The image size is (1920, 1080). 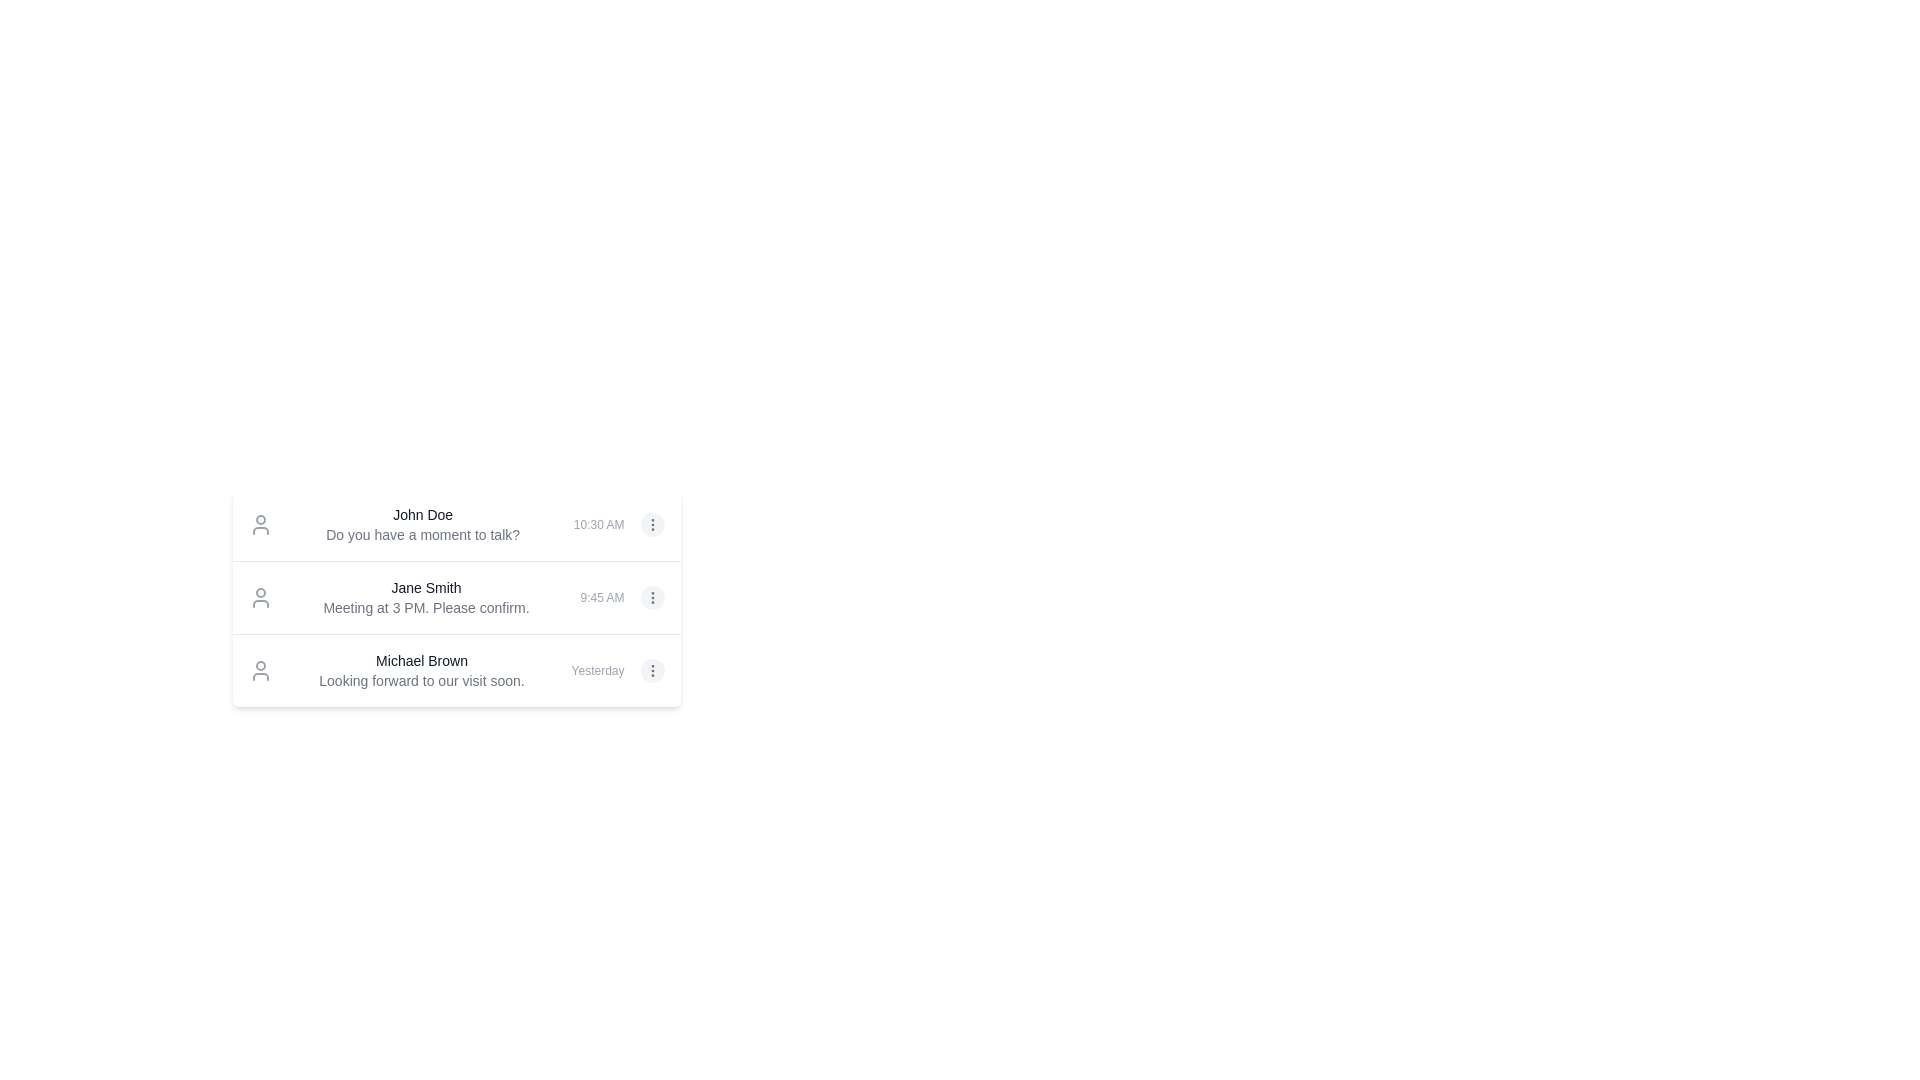 I want to click on the Text Display element representing a message from user 'Michael Brown' located in the third position of the message list, so click(x=421, y=671).